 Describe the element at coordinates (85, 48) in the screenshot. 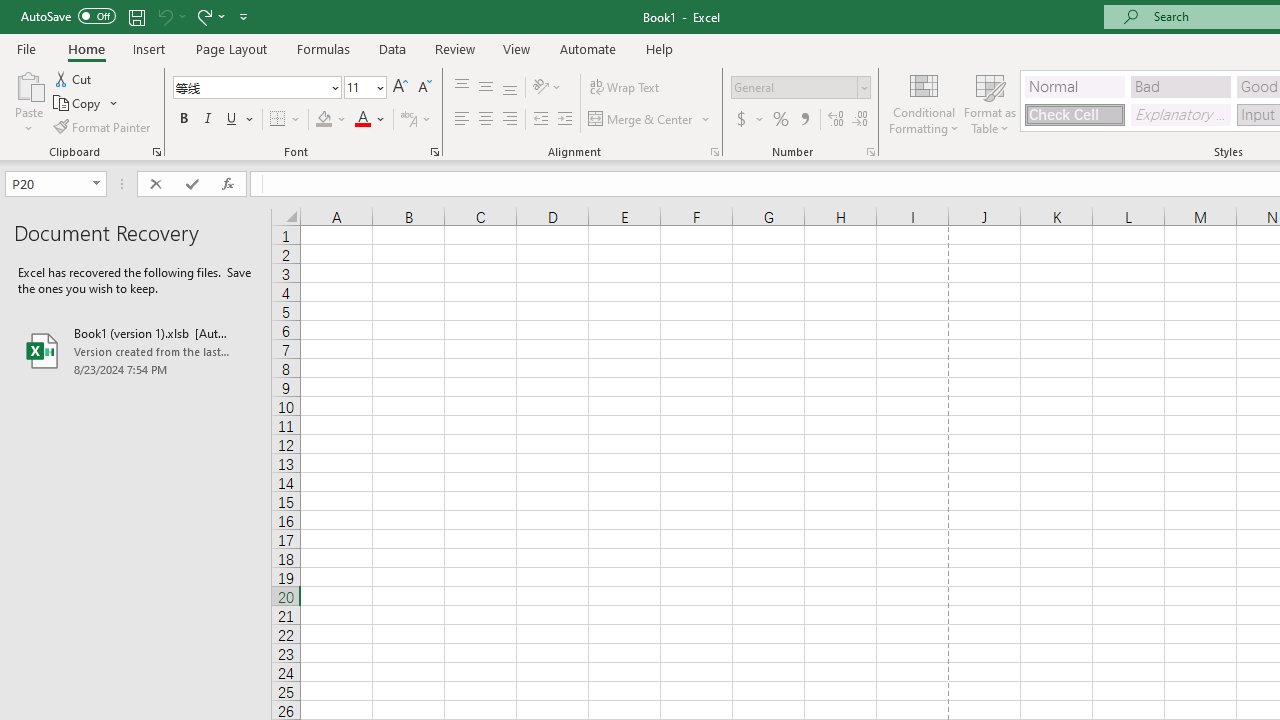

I see `'Home'` at that location.